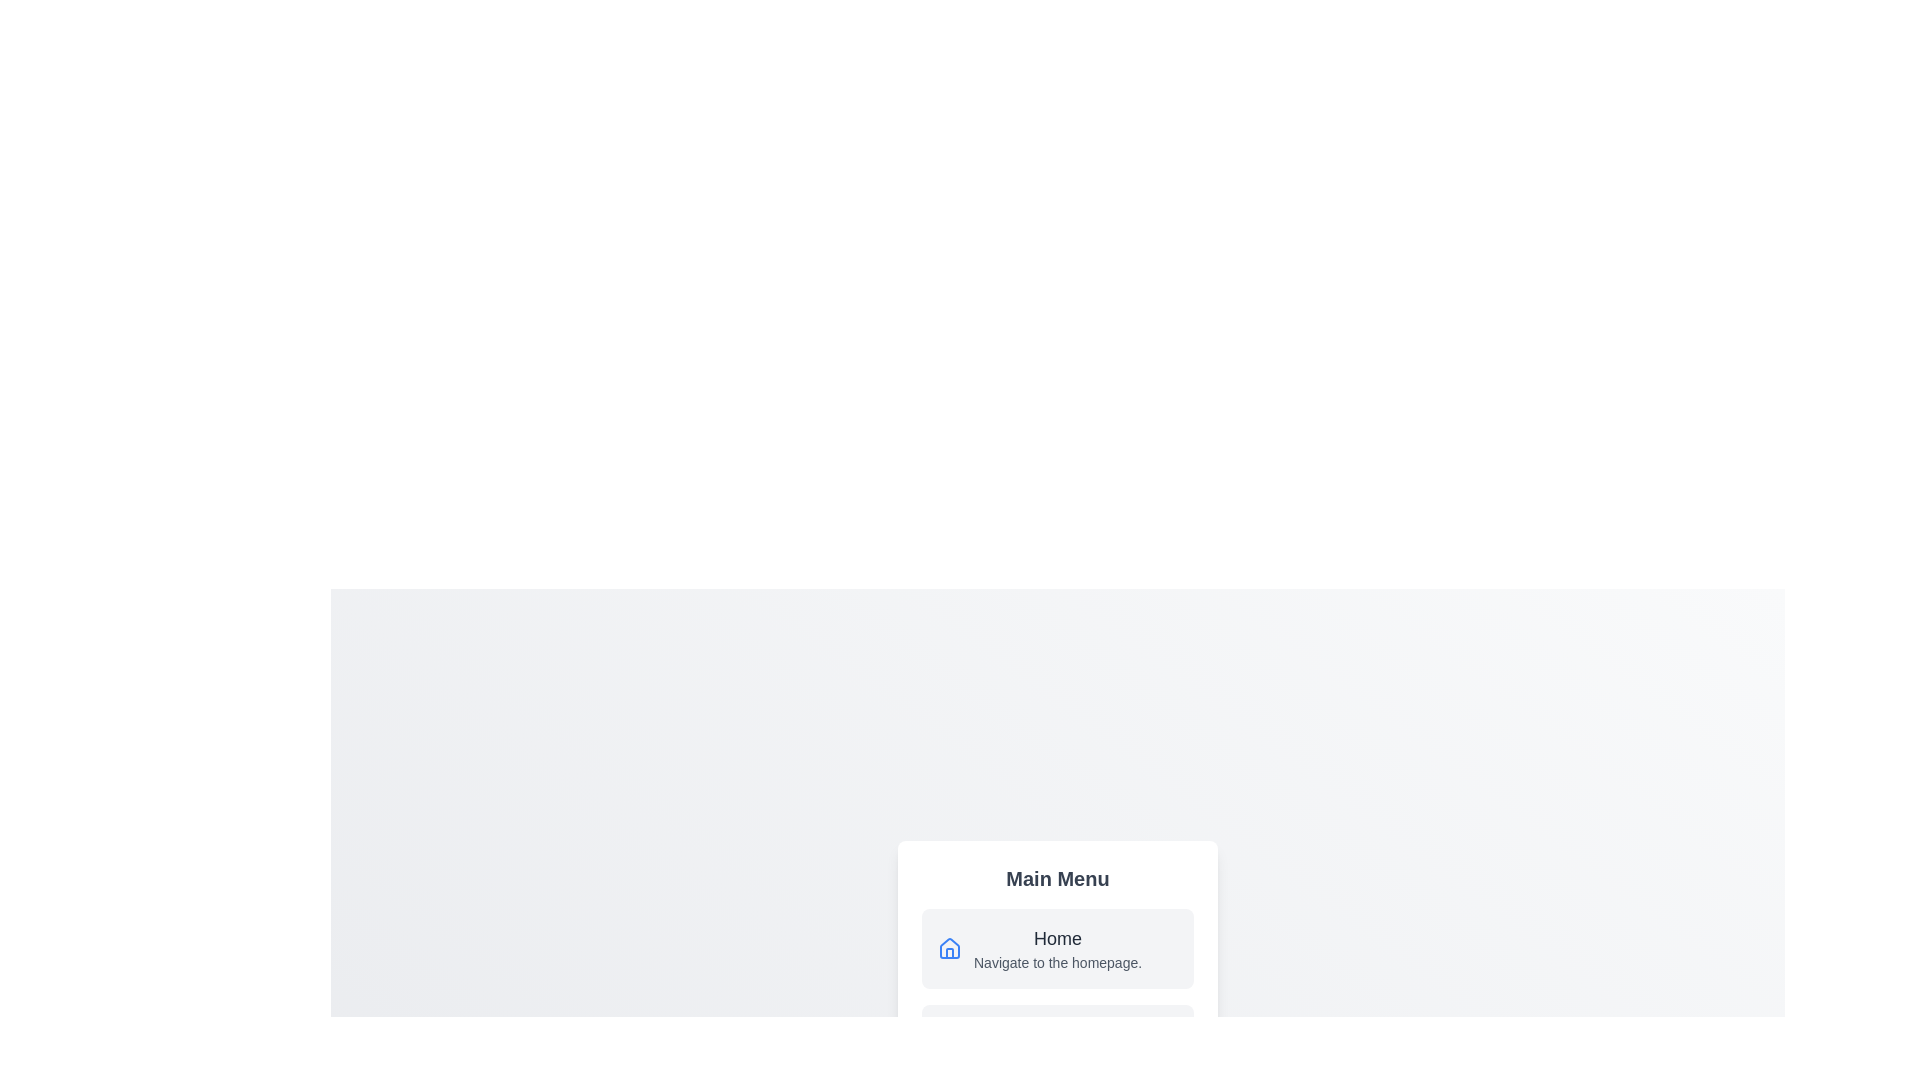  Describe the element at coordinates (1056, 947) in the screenshot. I see `the menu option Home to read its description` at that location.